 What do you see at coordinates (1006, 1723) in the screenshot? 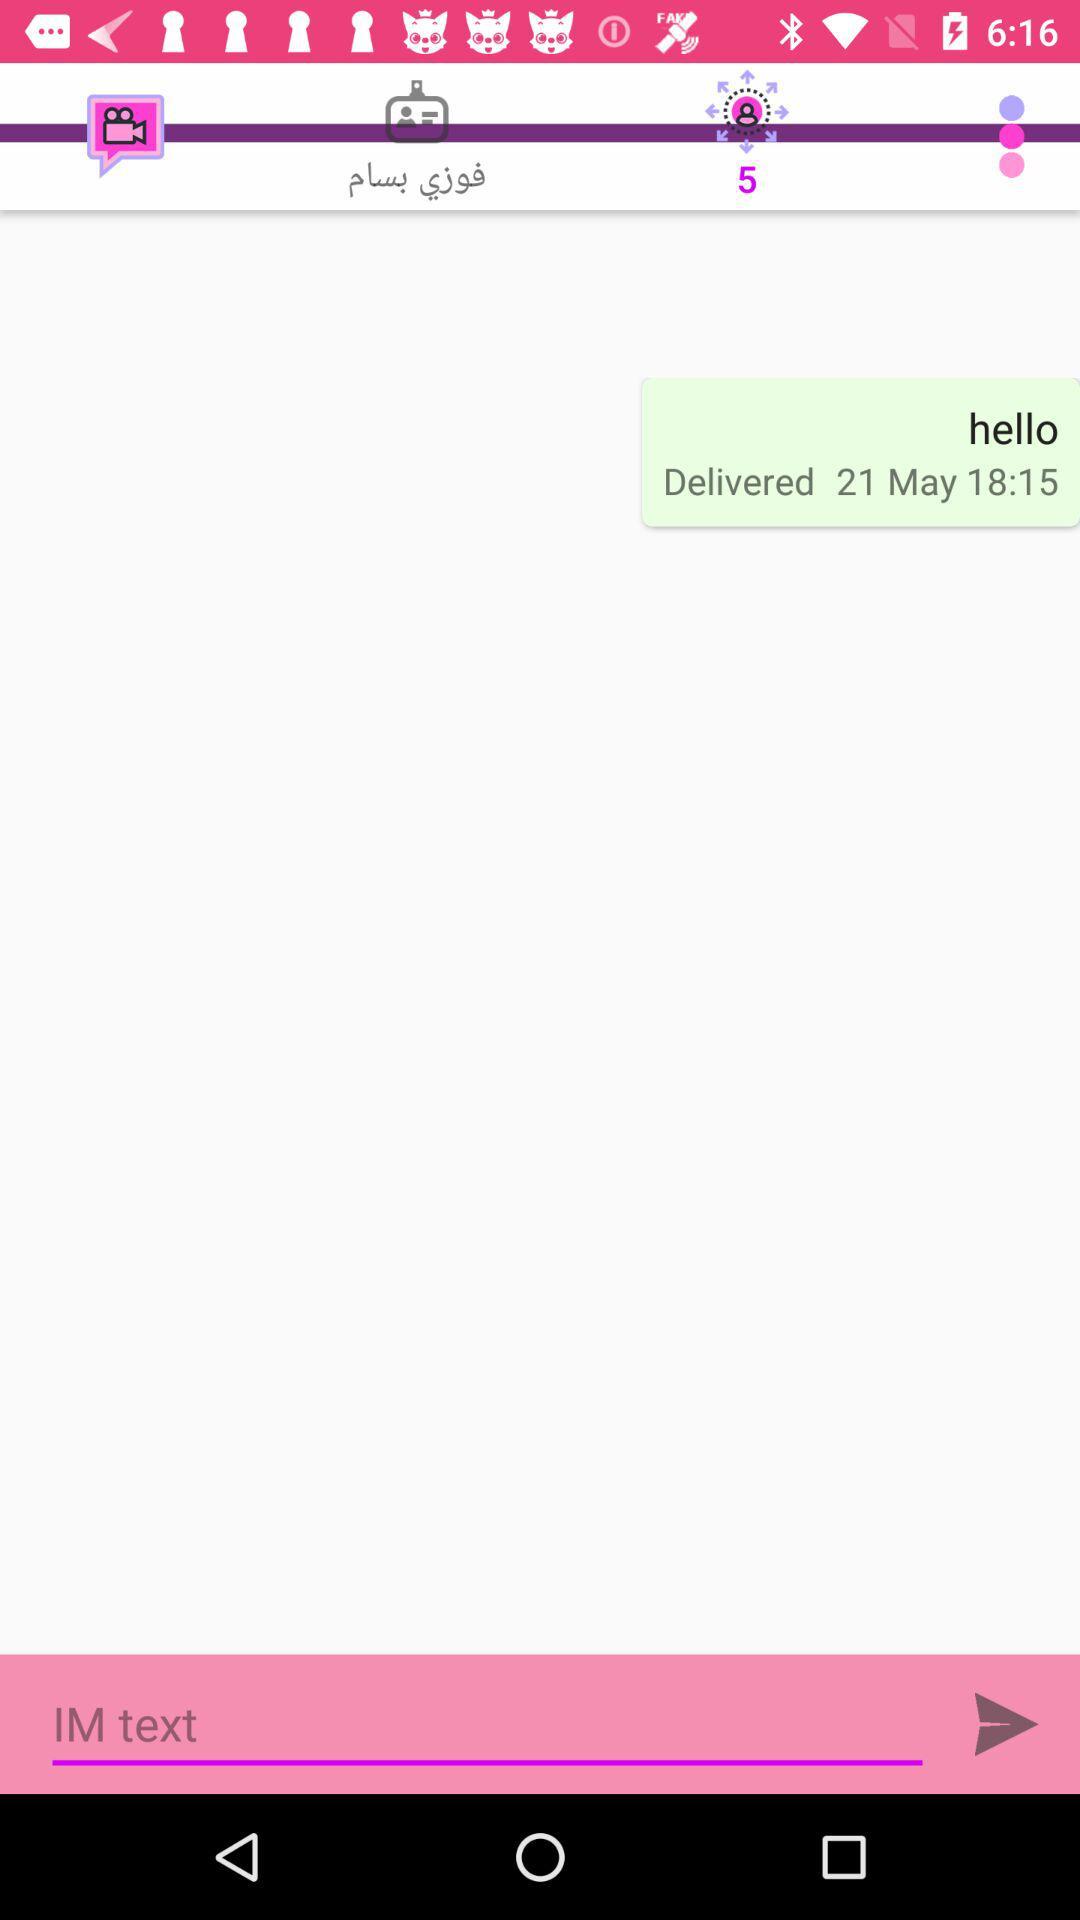
I see `text enter option` at bounding box center [1006, 1723].